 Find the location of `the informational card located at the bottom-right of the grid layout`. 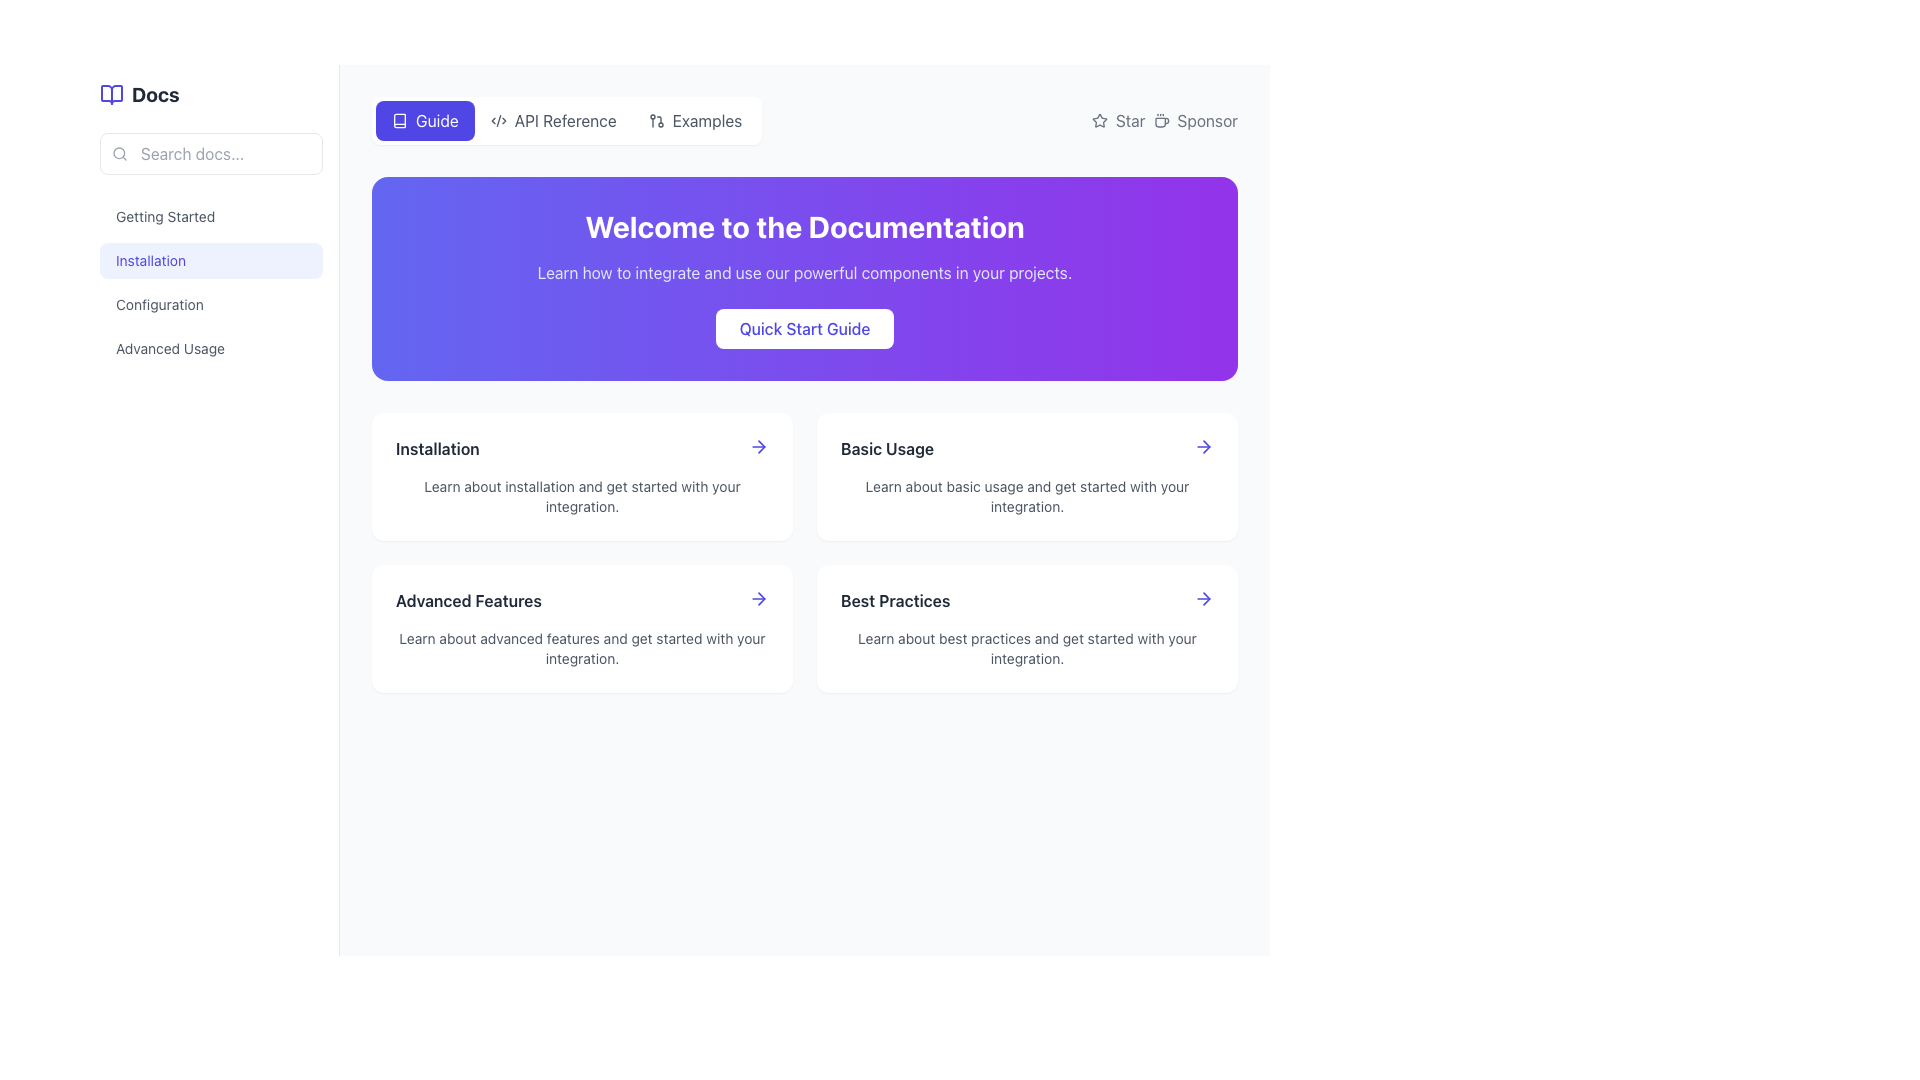

the informational card located at the bottom-right of the grid layout is located at coordinates (1027, 627).